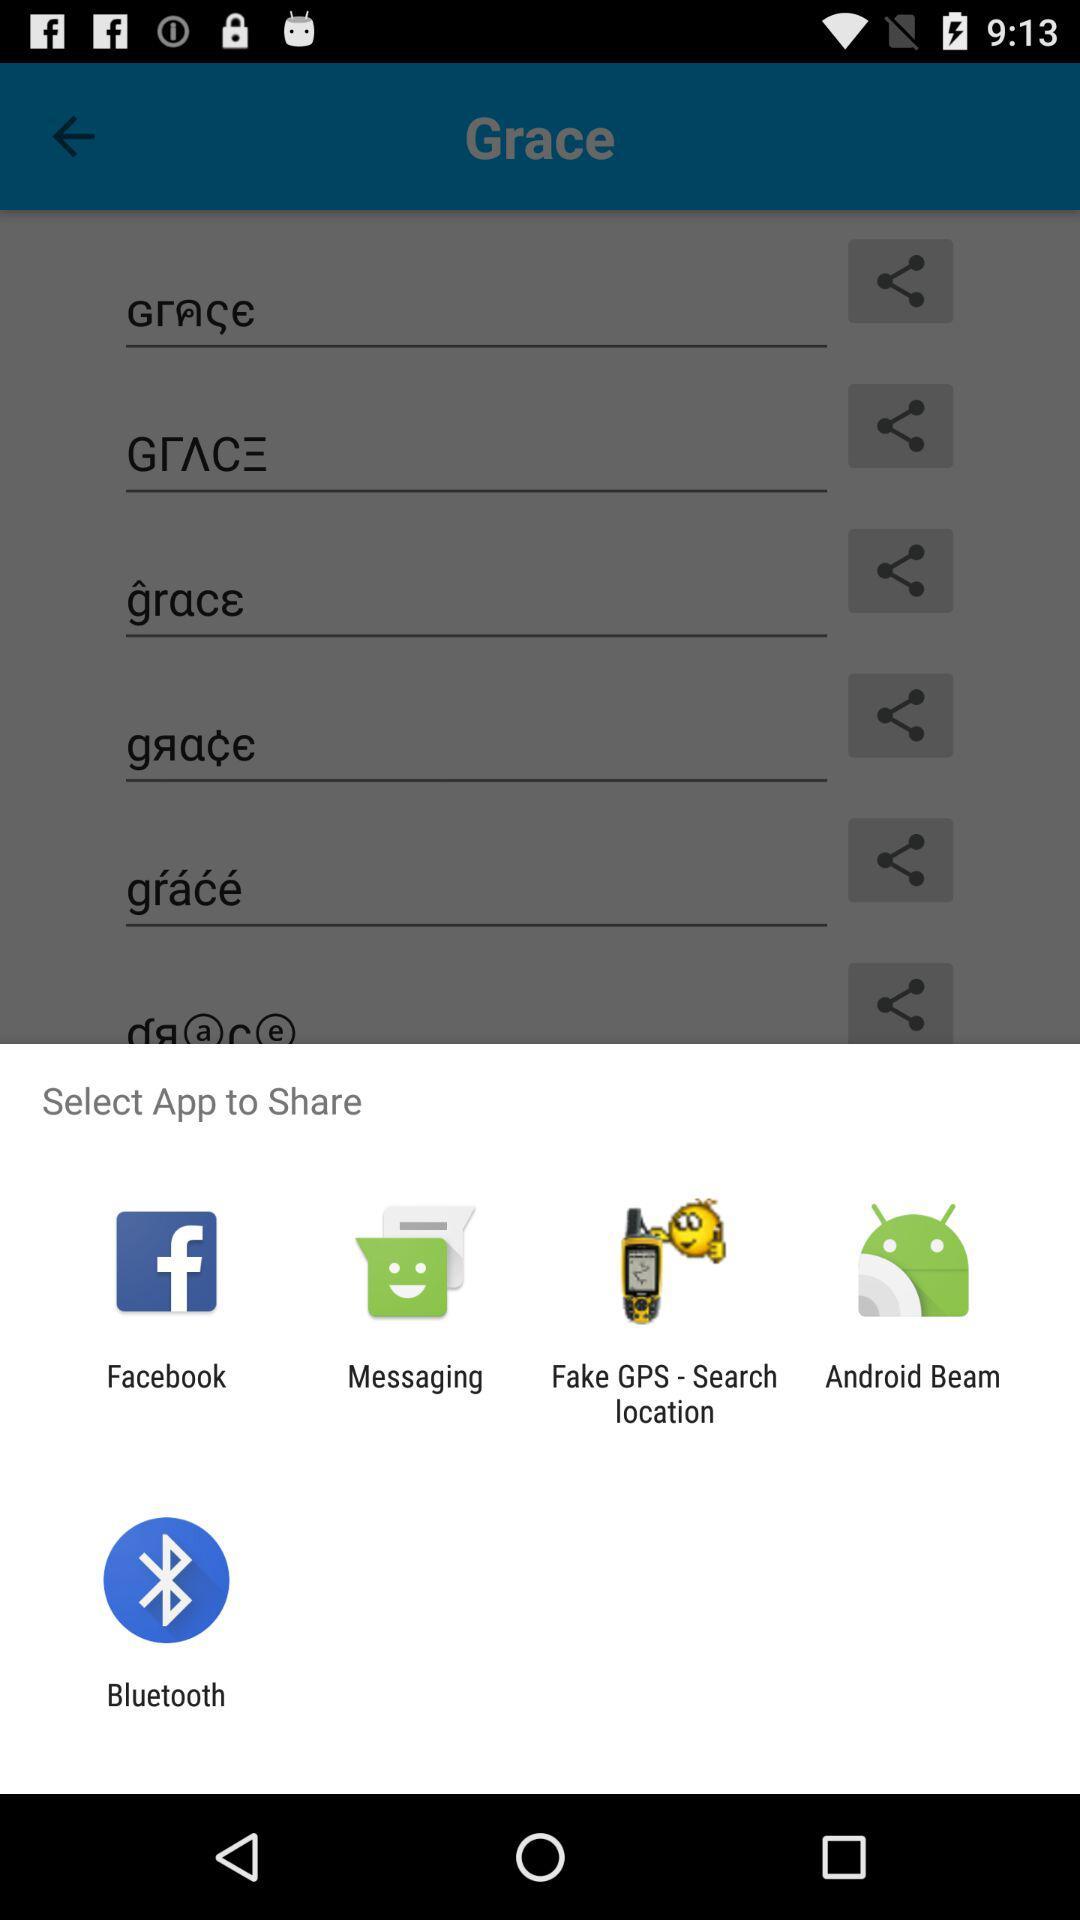 This screenshot has height=1920, width=1080. Describe the element at coordinates (414, 1392) in the screenshot. I see `messaging` at that location.